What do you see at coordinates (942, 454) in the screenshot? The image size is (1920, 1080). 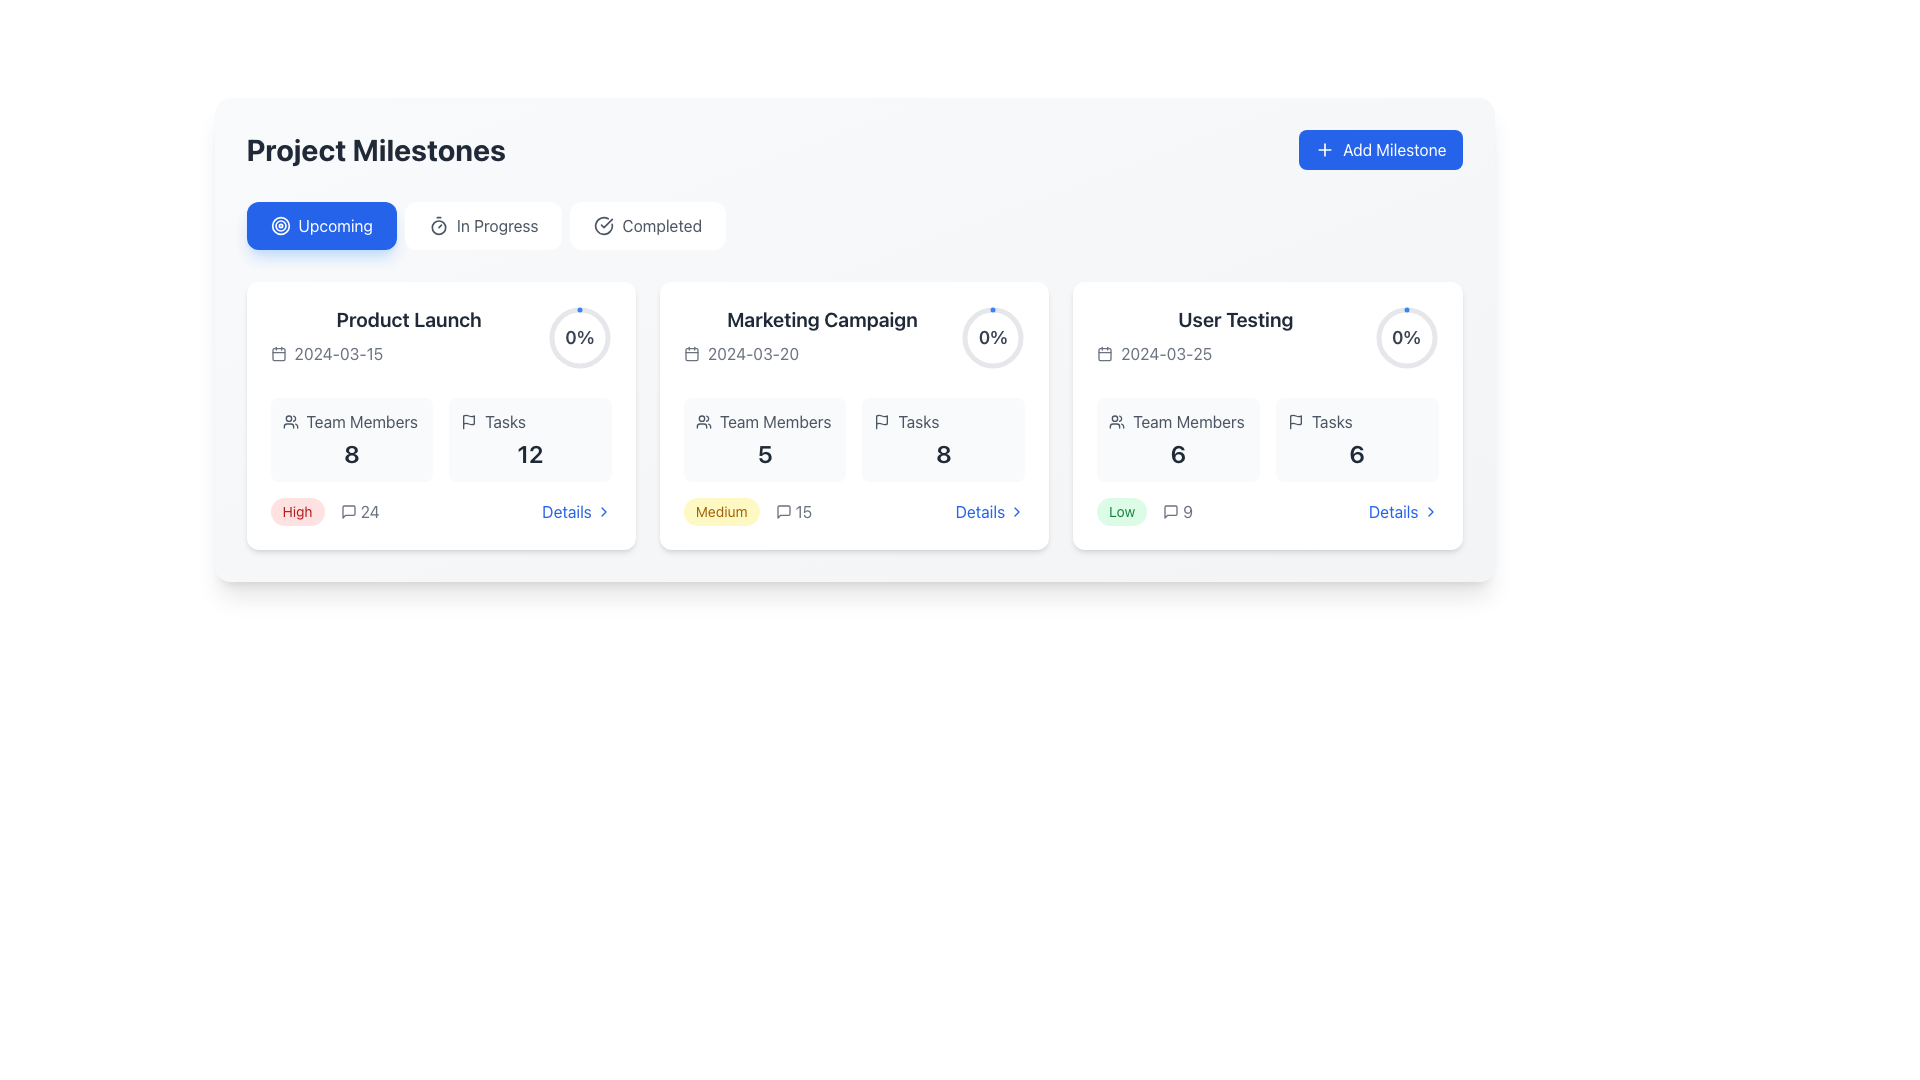 I see `the bold number '8' text label located in the second milestone card titled 'Marketing Campaign', positioned immediately to the right of the 'Tasks' label` at bounding box center [942, 454].